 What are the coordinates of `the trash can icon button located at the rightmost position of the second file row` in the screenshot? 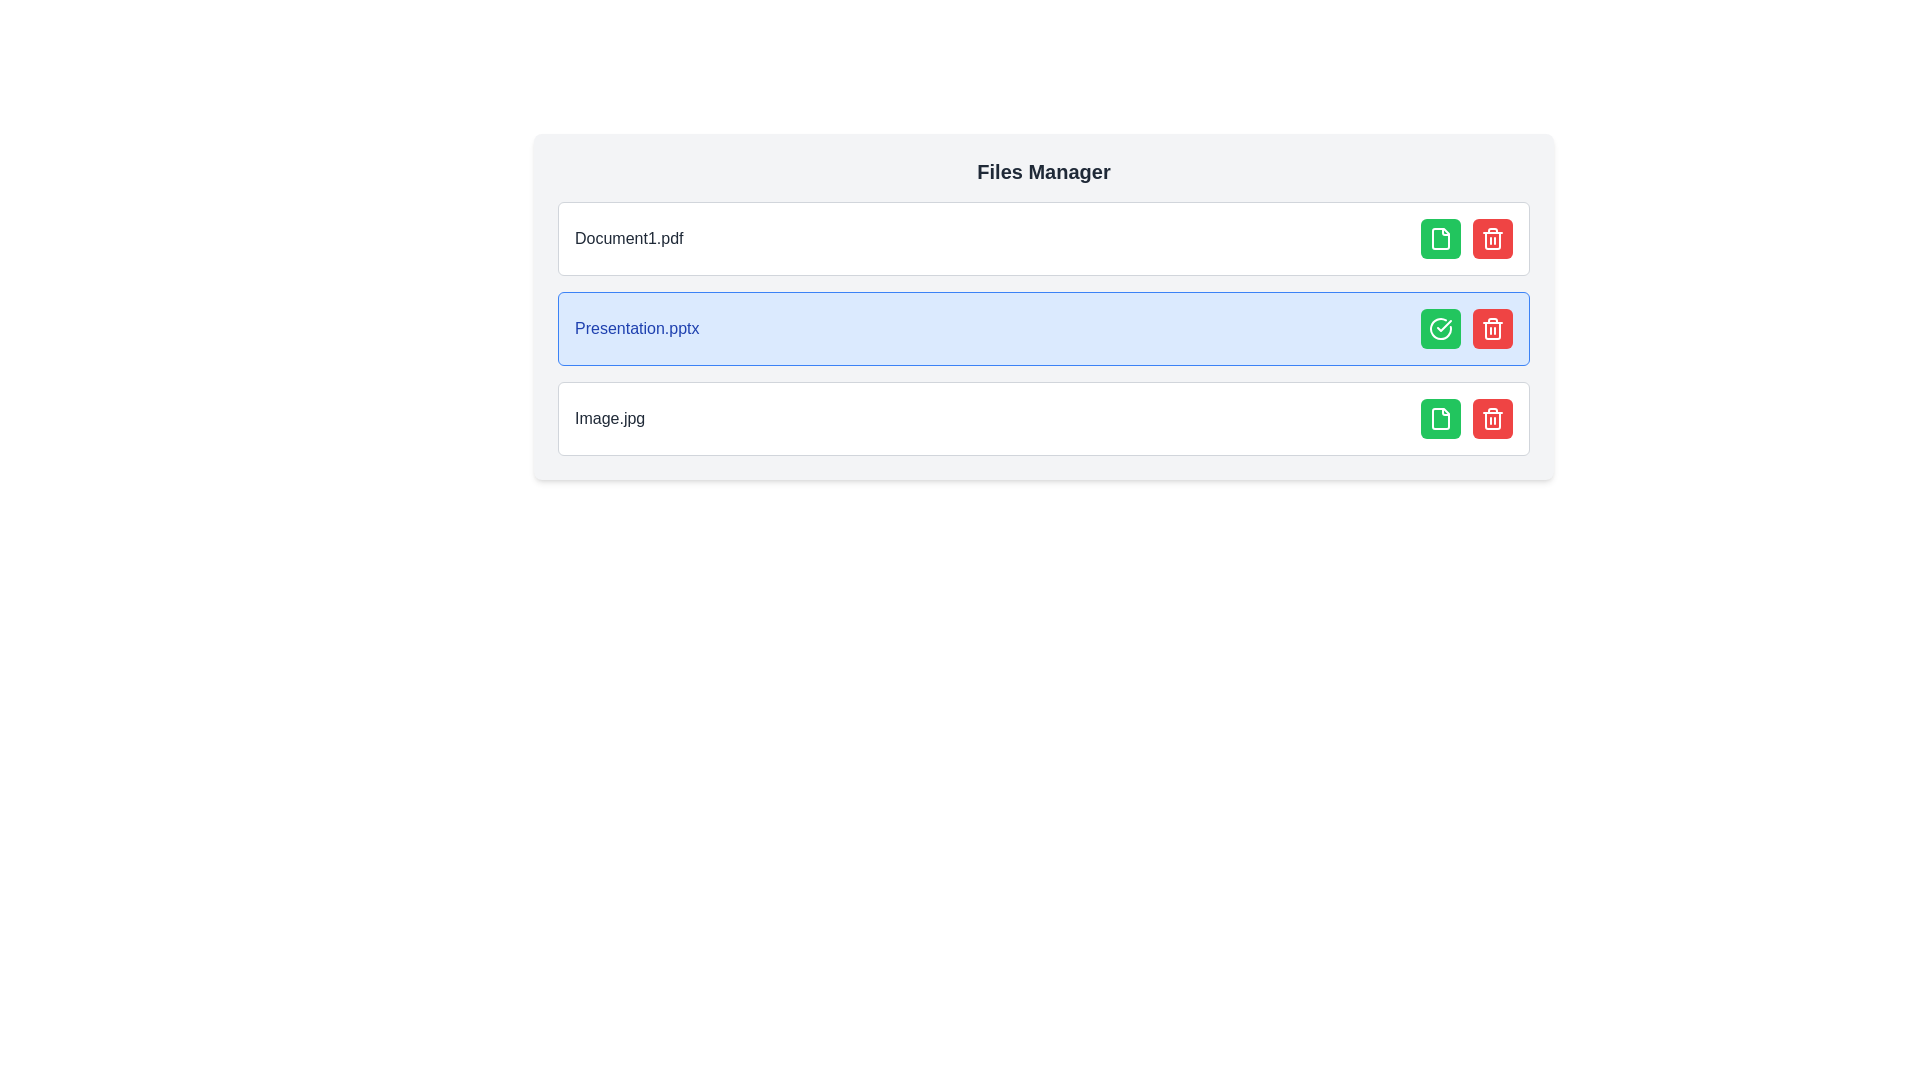 It's located at (1492, 327).